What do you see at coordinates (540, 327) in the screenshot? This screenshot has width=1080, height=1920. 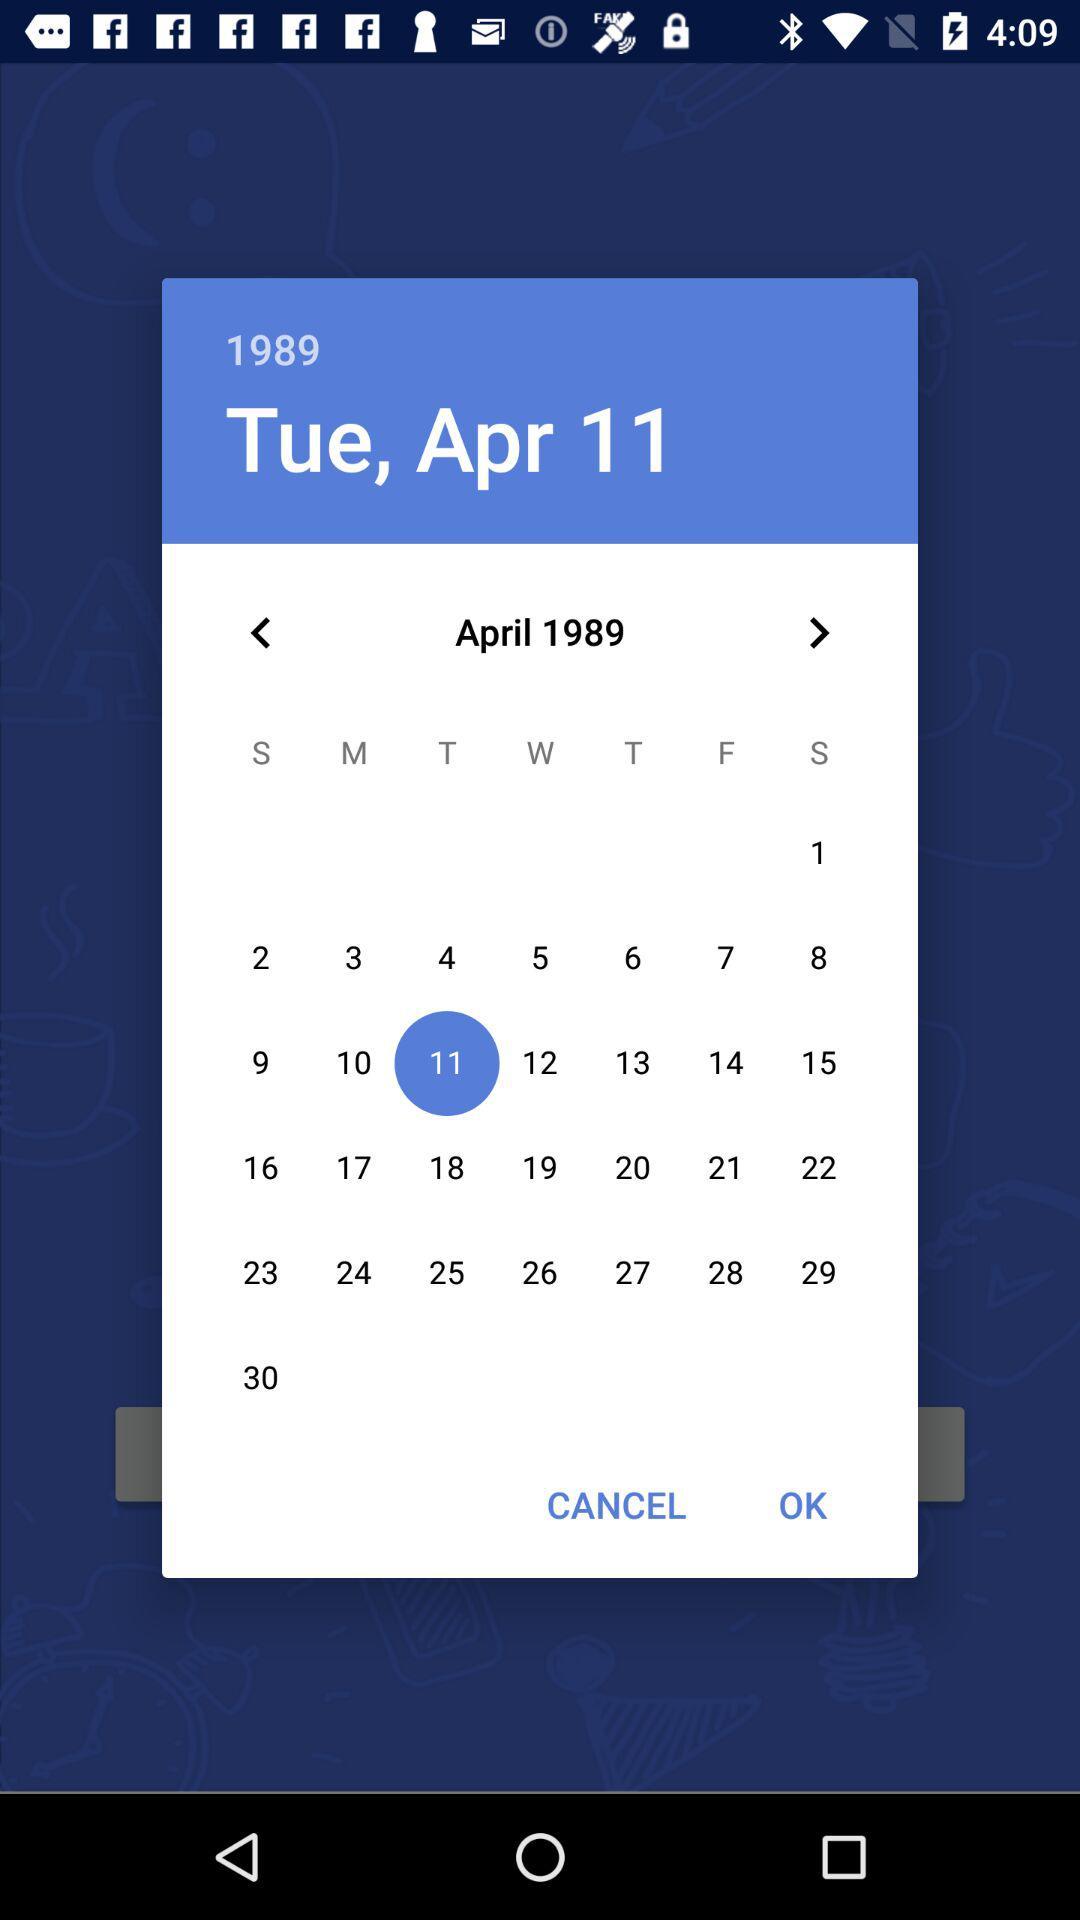 I see `1989` at bounding box center [540, 327].